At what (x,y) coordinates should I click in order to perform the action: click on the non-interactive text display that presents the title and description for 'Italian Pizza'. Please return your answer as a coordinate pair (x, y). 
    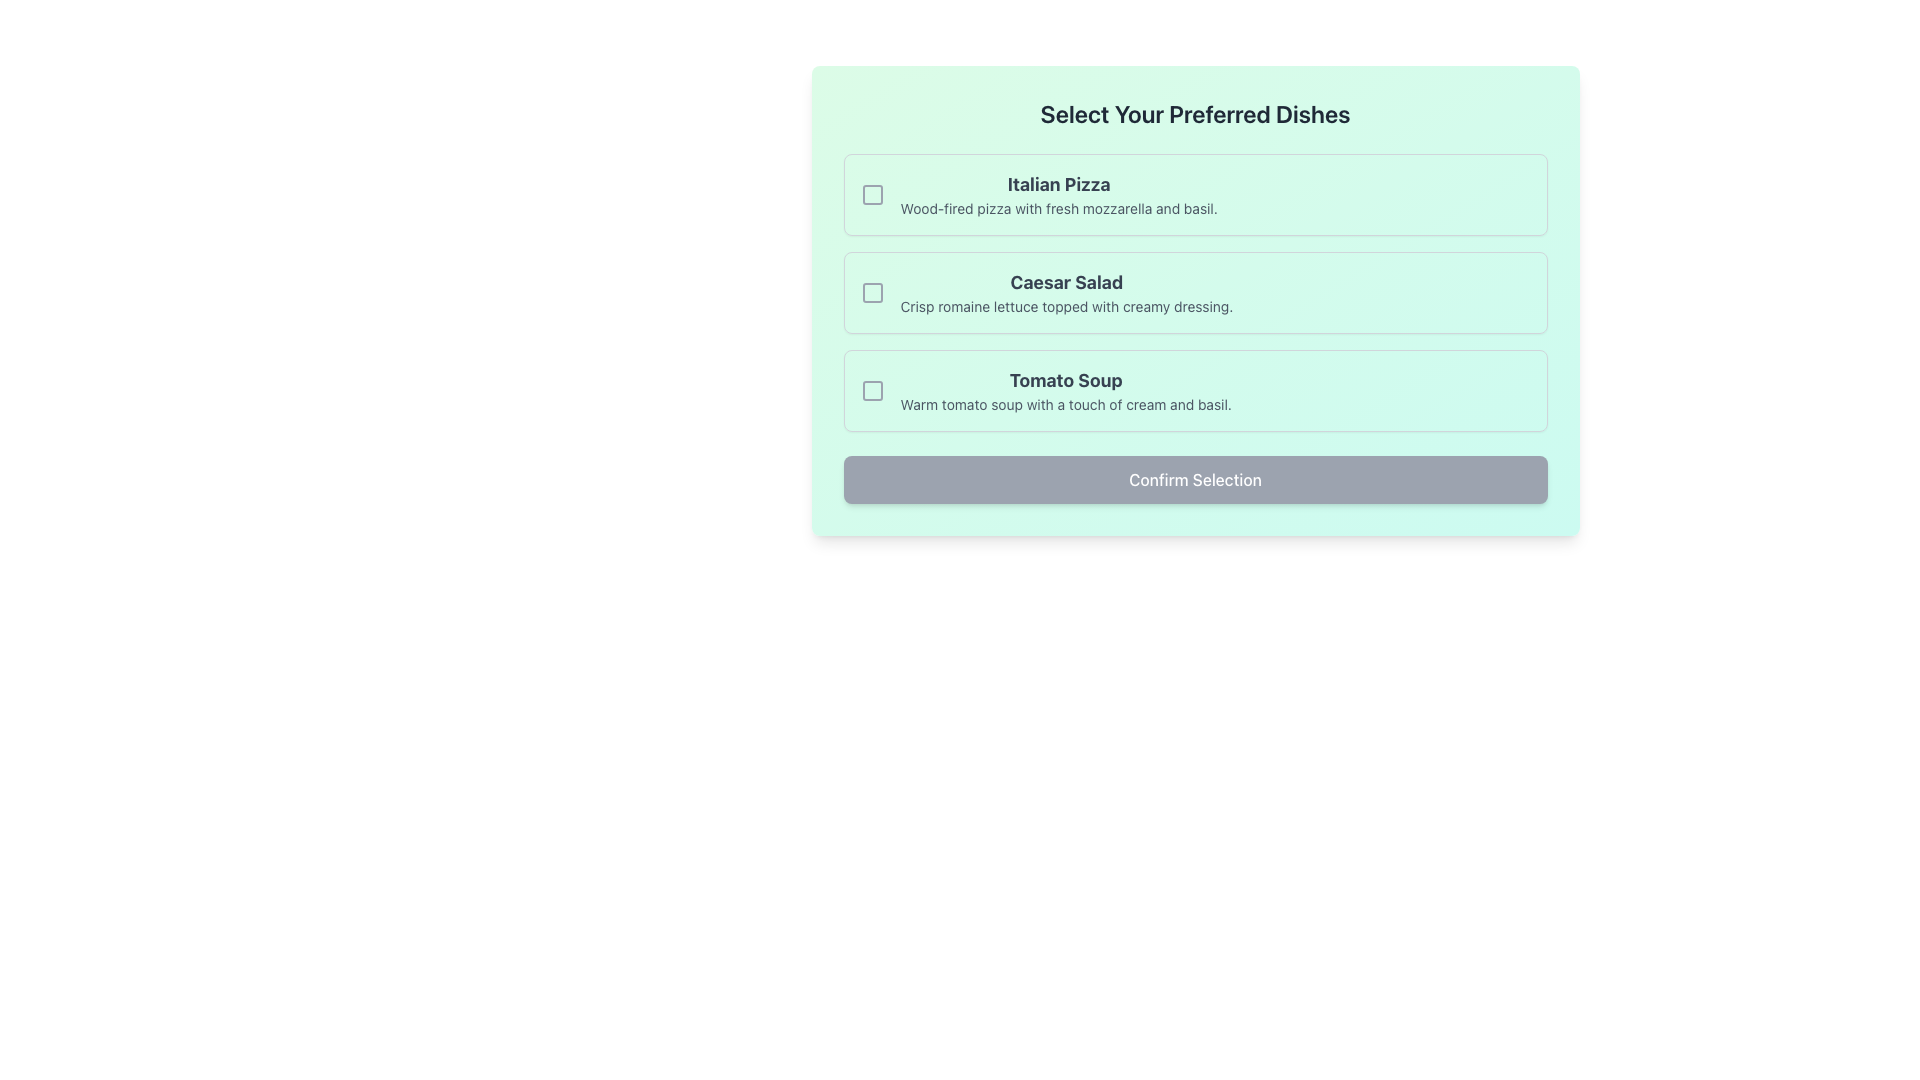
    Looking at the image, I should click on (1058, 195).